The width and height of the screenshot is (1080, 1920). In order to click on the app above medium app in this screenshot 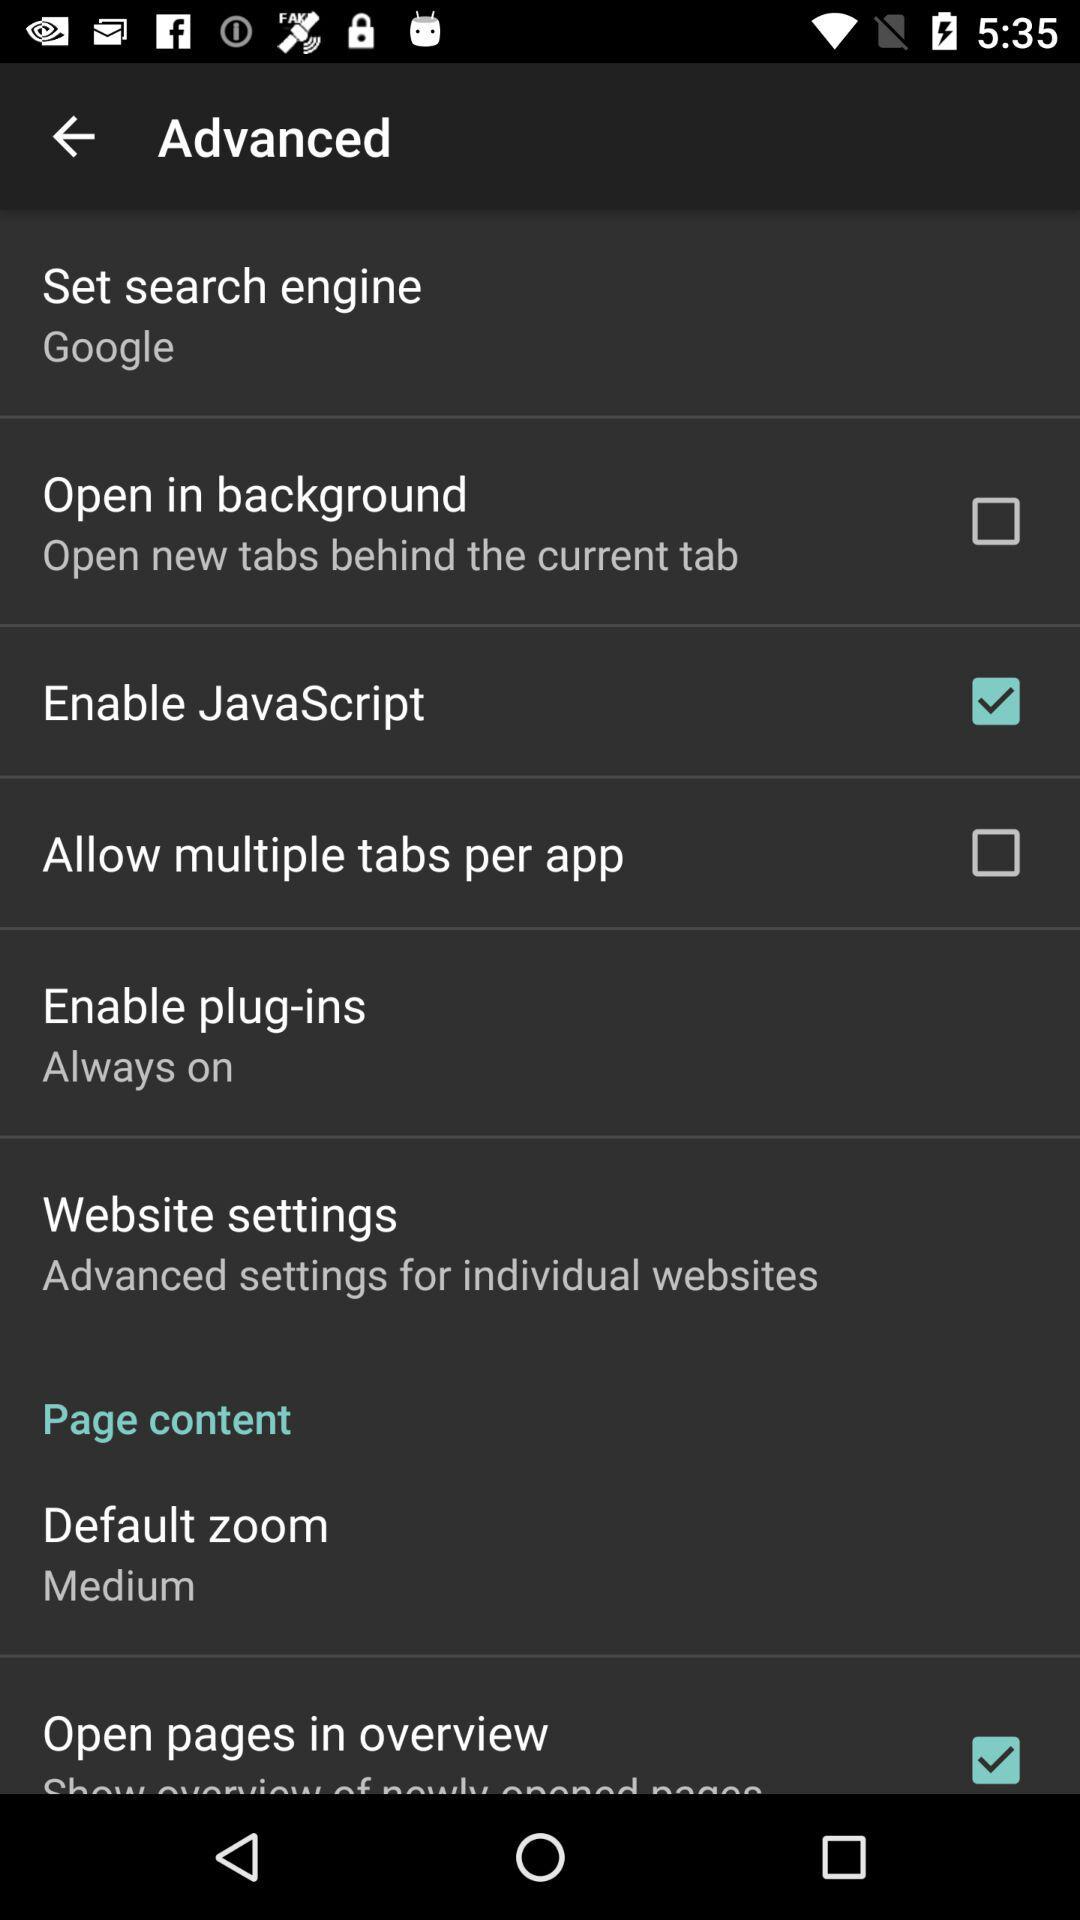, I will do `click(185, 1522)`.